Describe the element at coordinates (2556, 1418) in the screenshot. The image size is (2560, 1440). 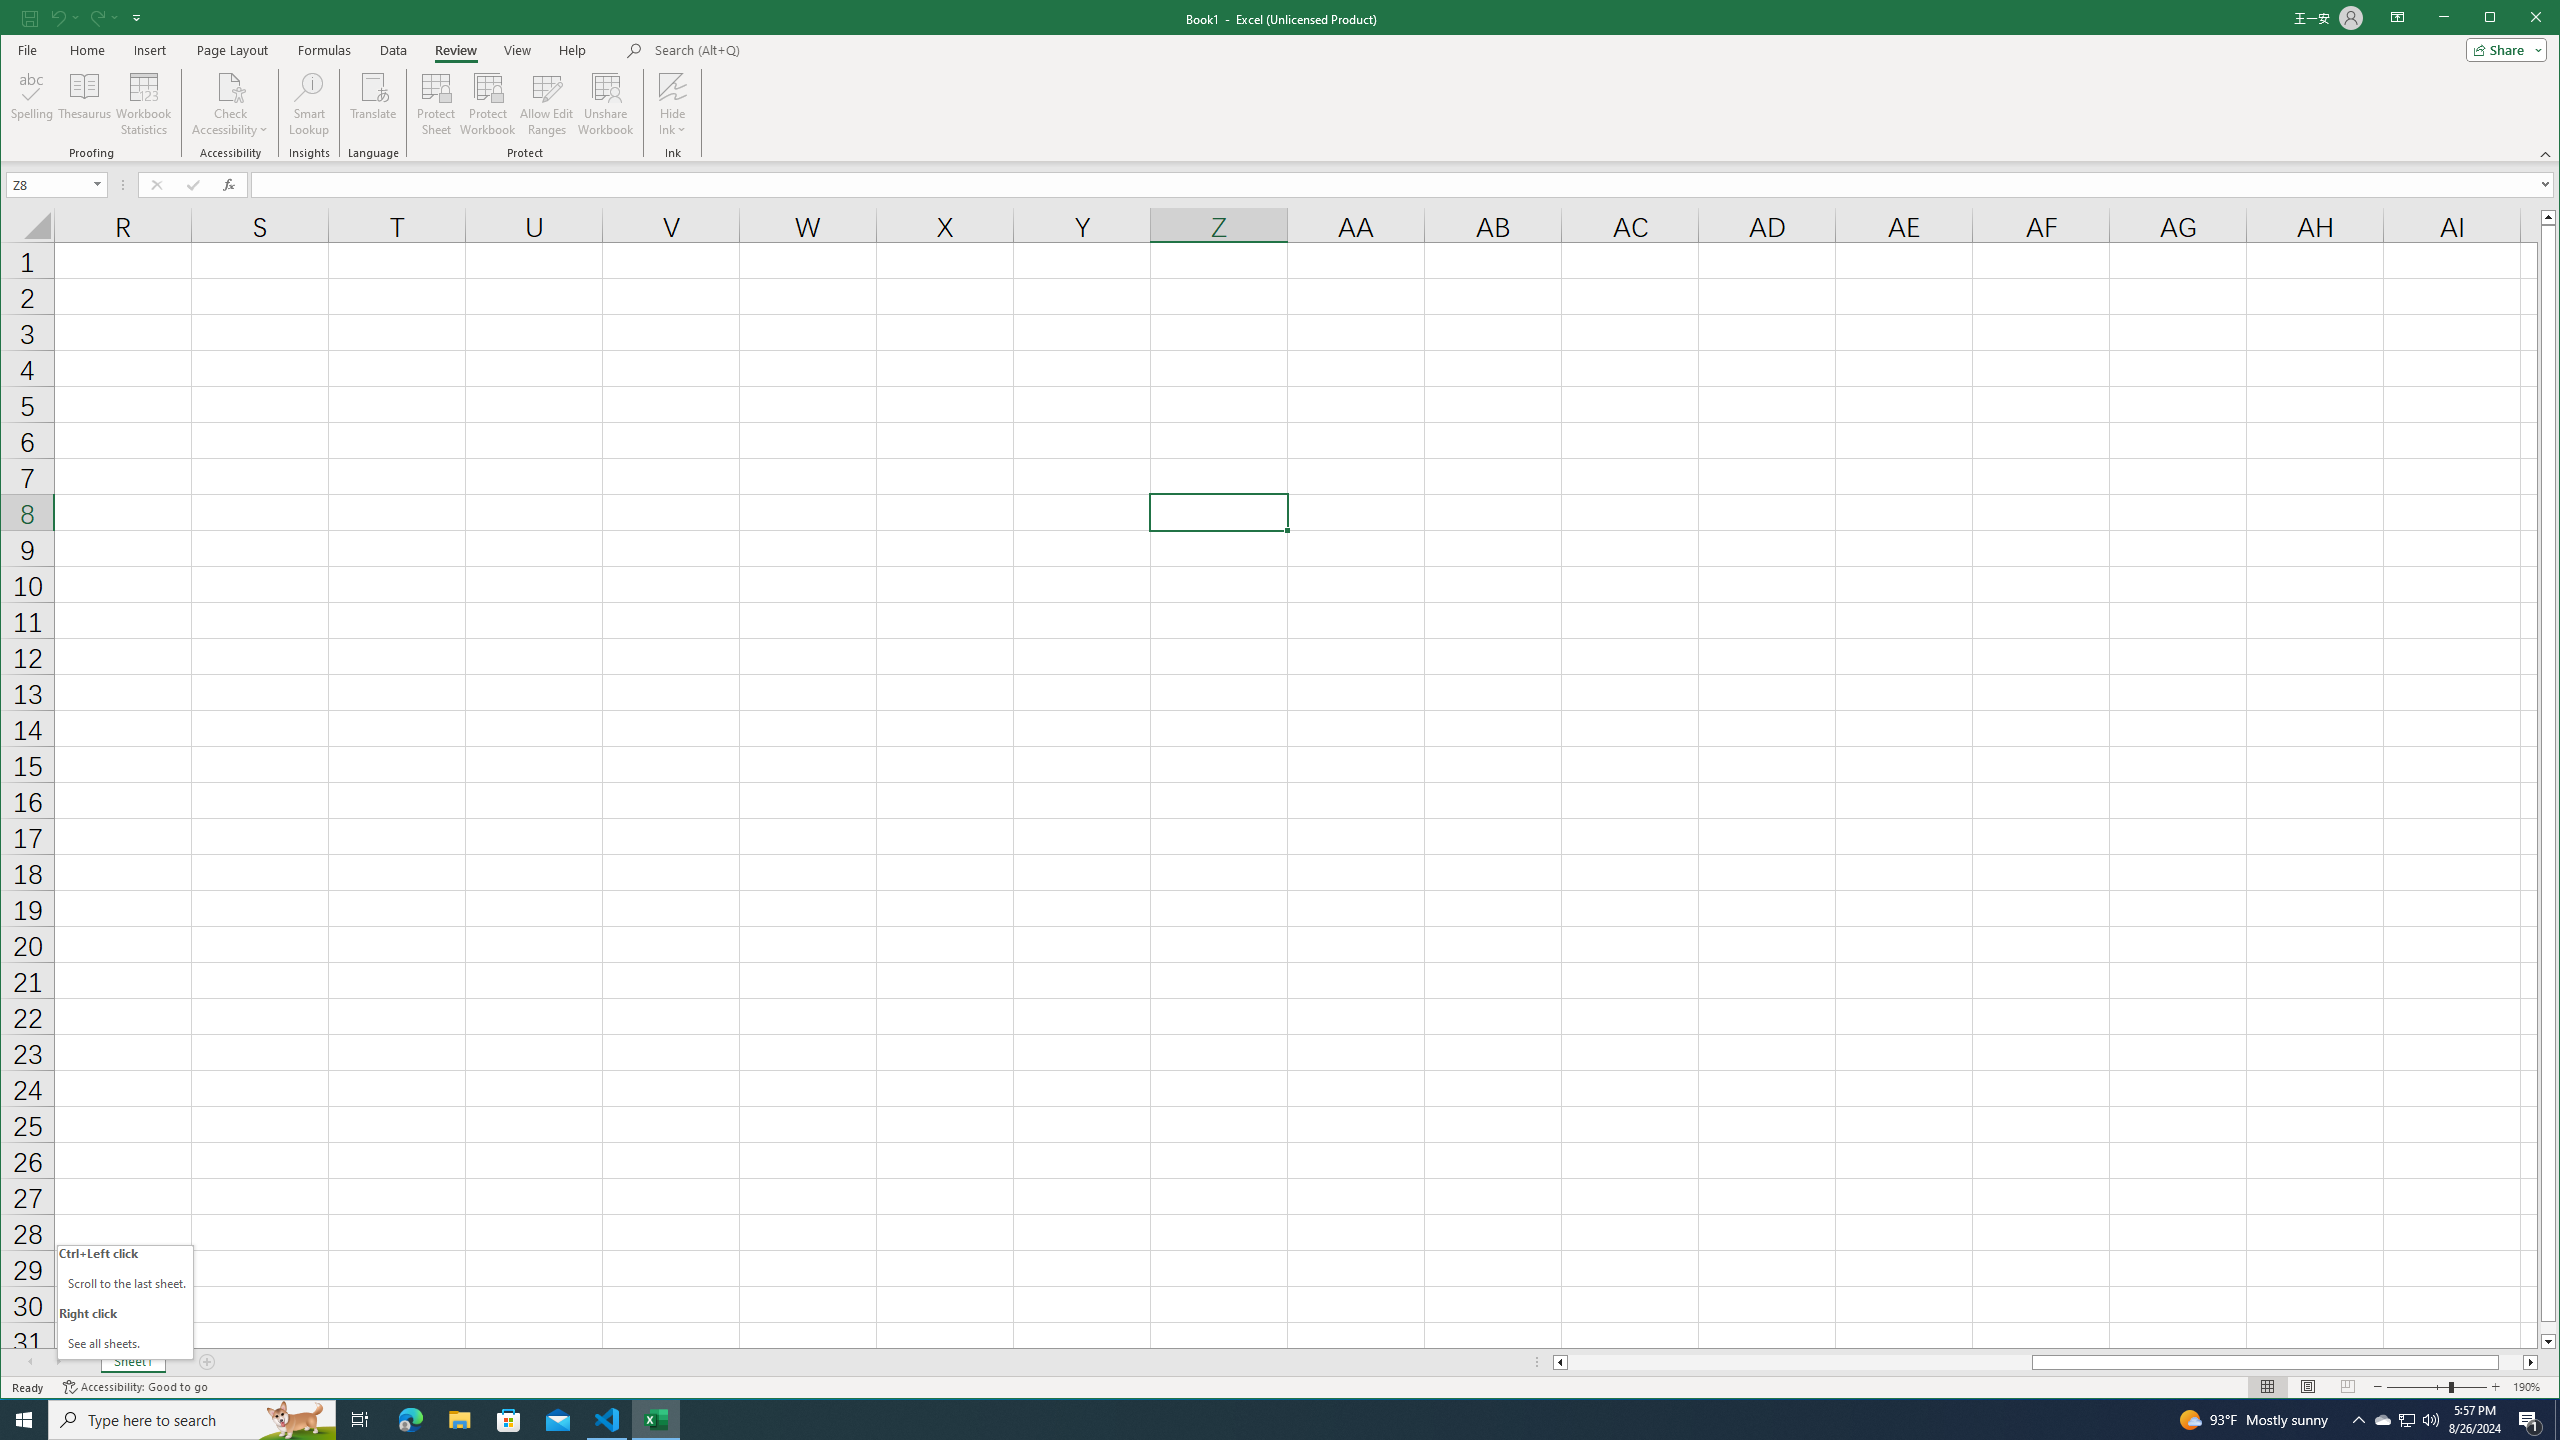
I see `'Show desktop'` at that location.